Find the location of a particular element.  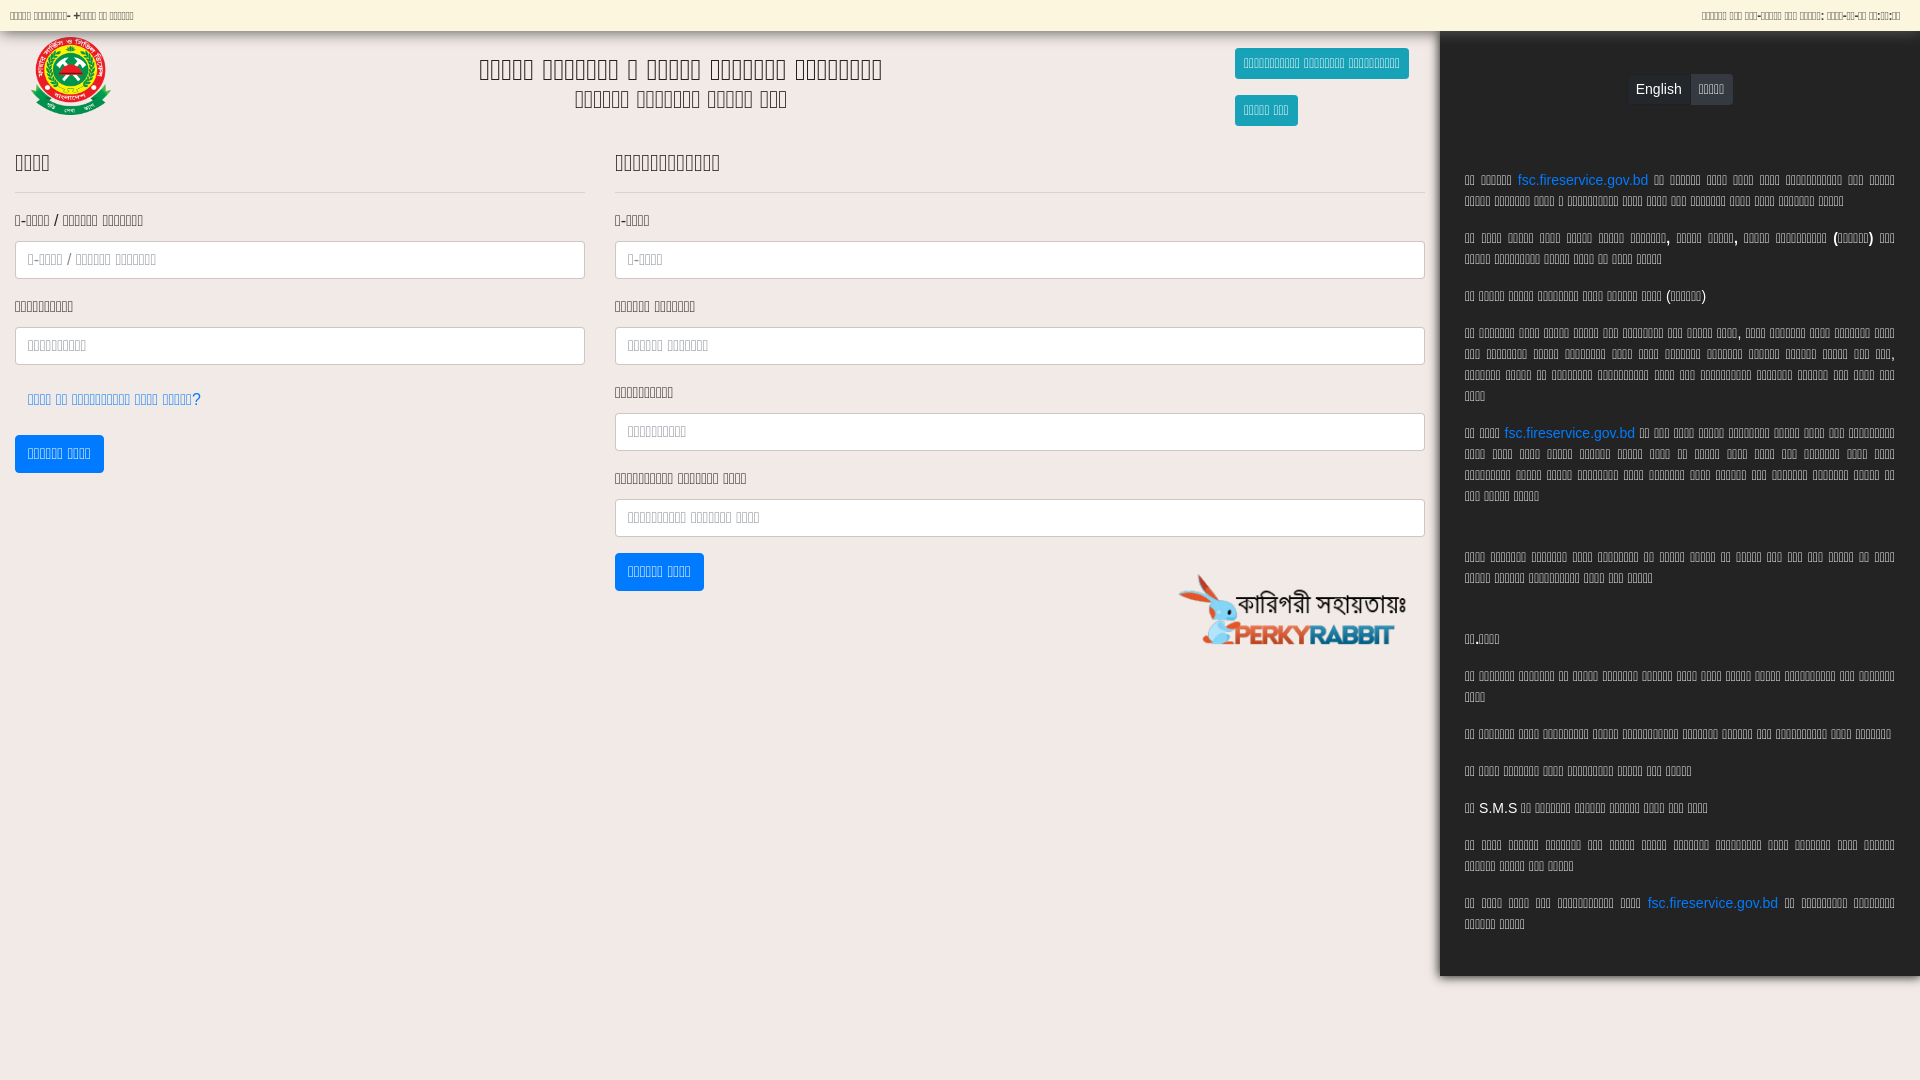

'English' is located at coordinates (1659, 88).